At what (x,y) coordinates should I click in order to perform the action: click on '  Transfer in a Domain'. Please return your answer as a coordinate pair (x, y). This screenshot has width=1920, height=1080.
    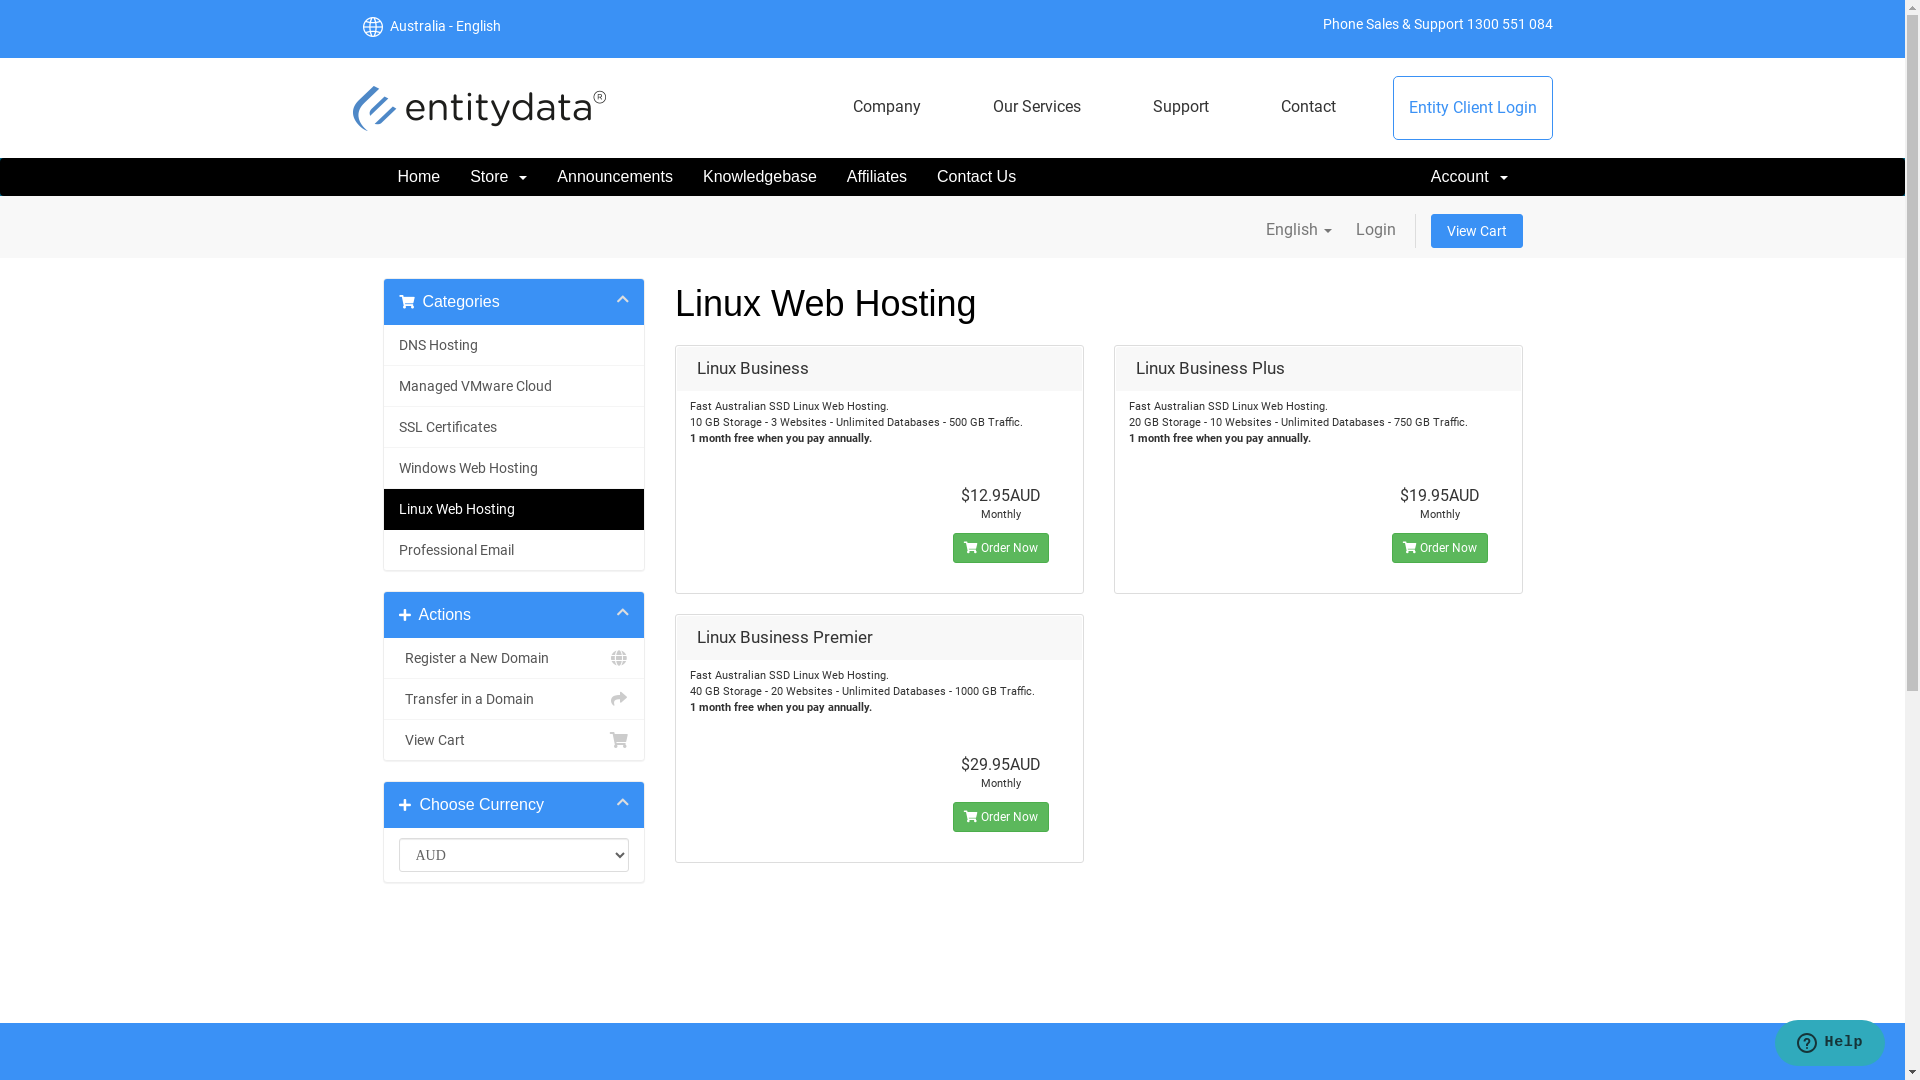
    Looking at the image, I should click on (384, 698).